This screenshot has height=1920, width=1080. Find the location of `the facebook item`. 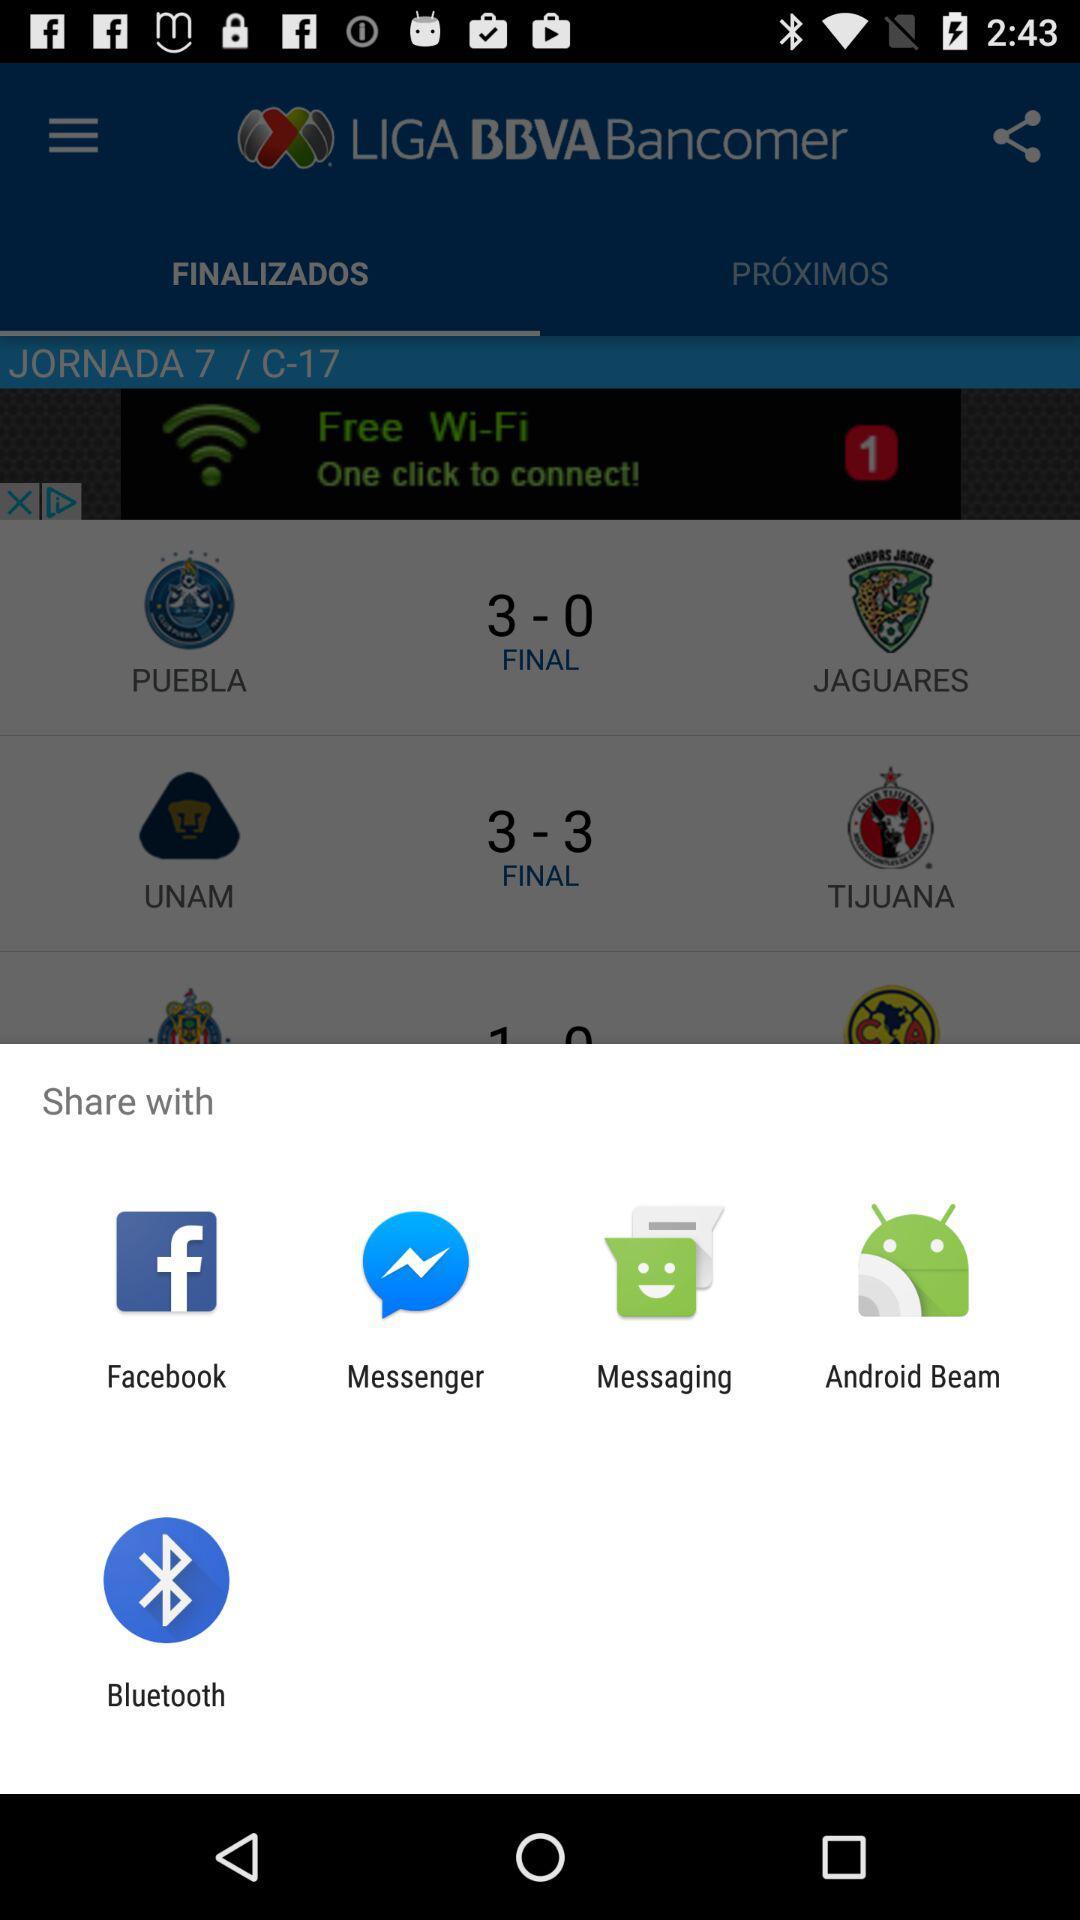

the facebook item is located at coordinates (165, 1392).